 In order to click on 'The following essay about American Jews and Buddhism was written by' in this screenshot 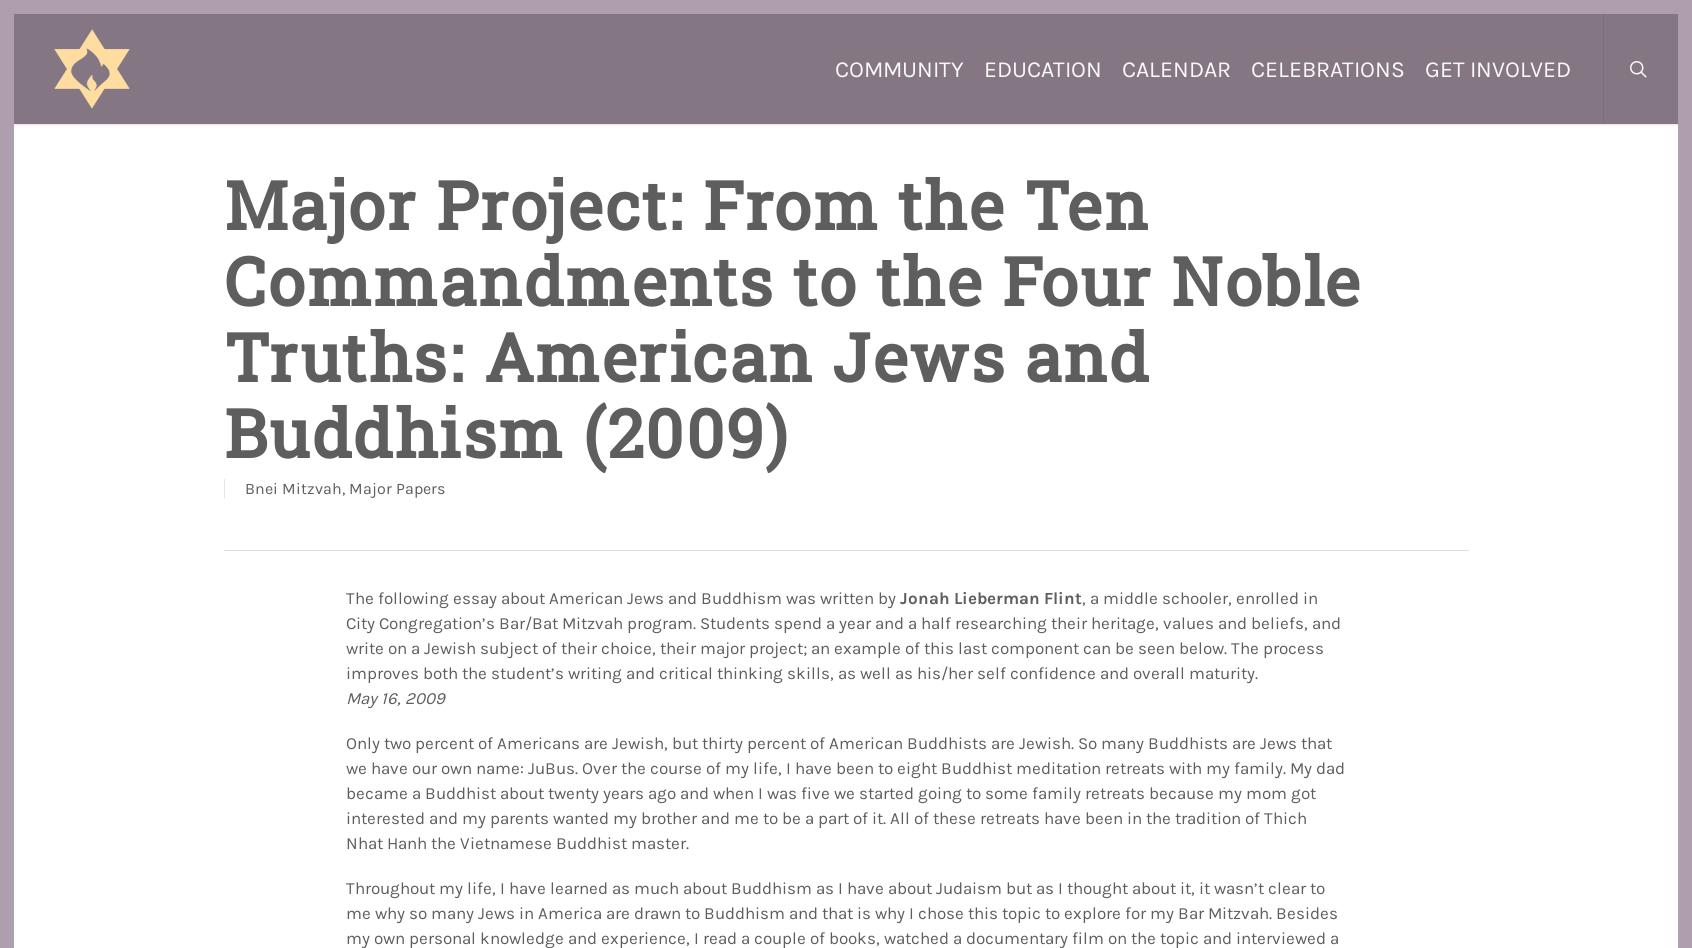, I will do `click(621, 596)`.